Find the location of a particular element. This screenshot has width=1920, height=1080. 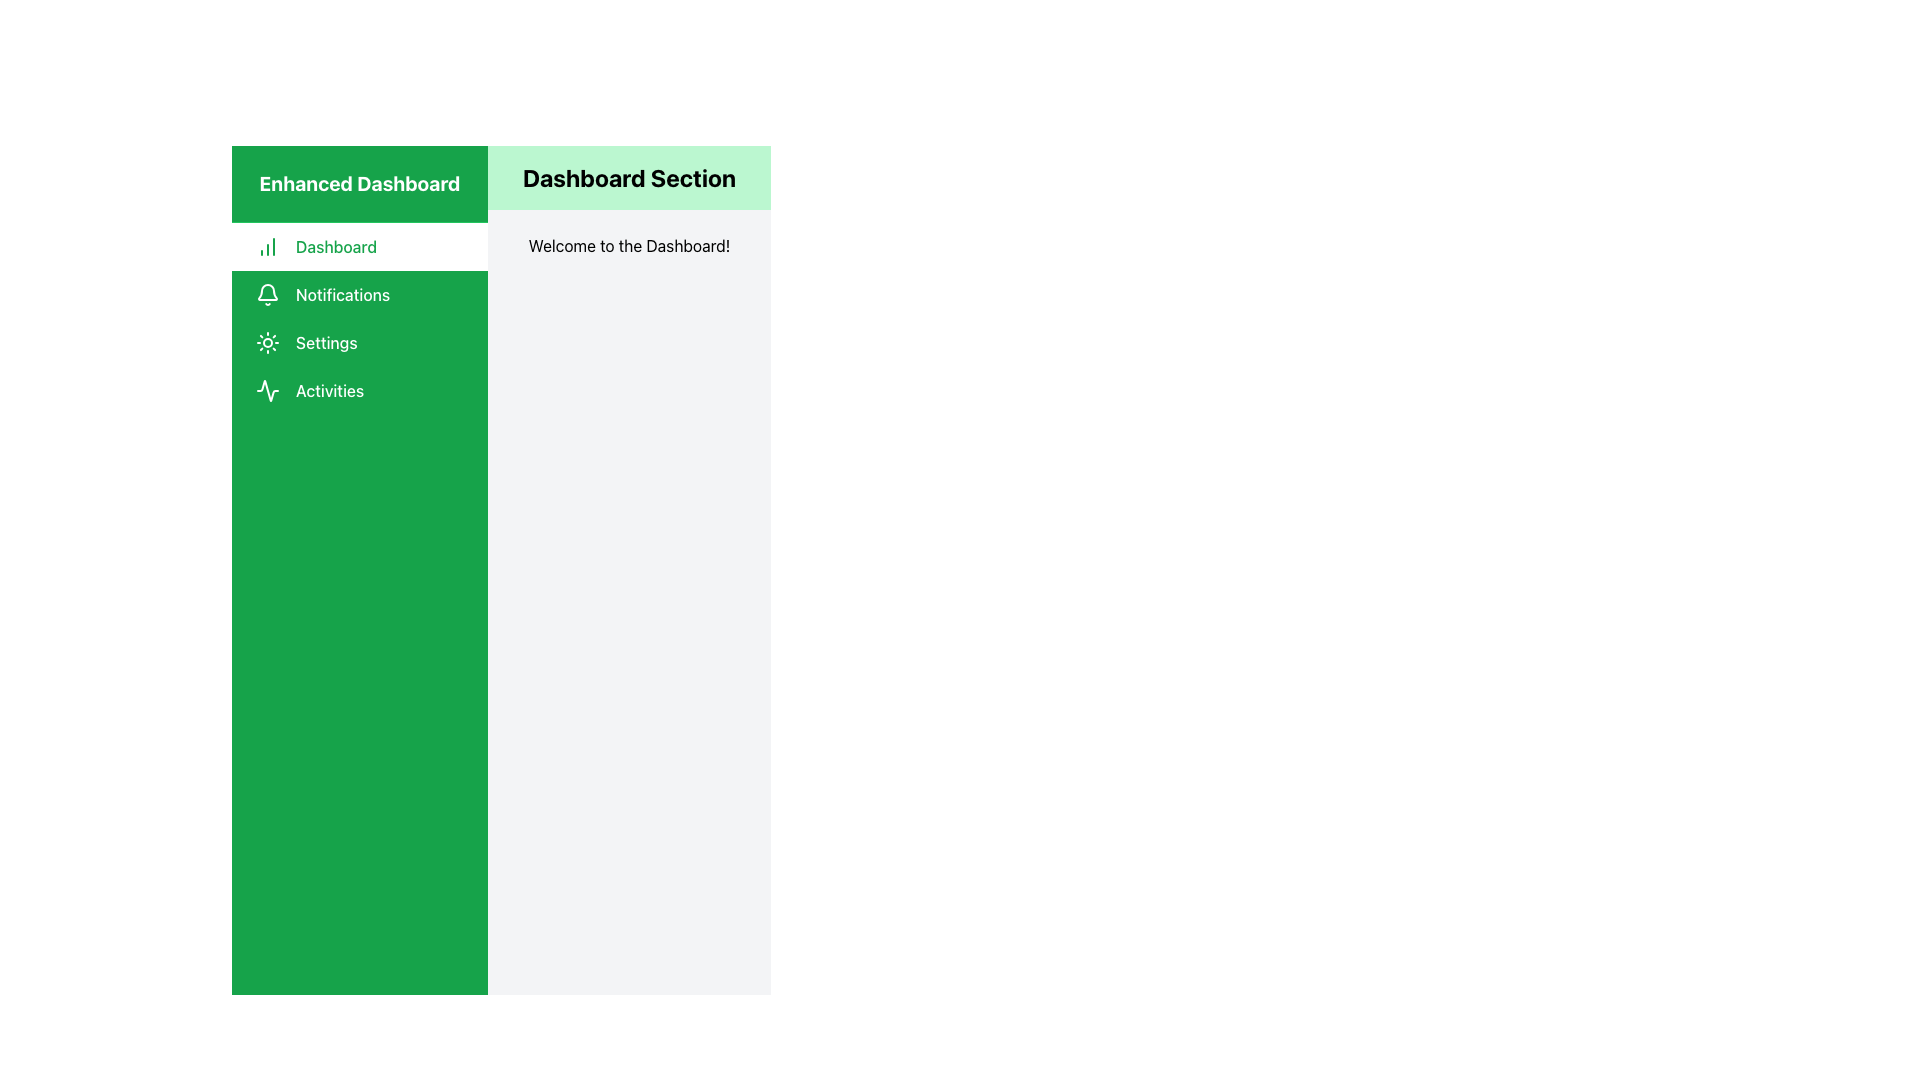

the 'Settings' text label located in the left sidebar, which is the third item in the menu below 'Dashboard' and 'Notifications', and is to the right of a sun-like icon is located at coordinates (326, 342).